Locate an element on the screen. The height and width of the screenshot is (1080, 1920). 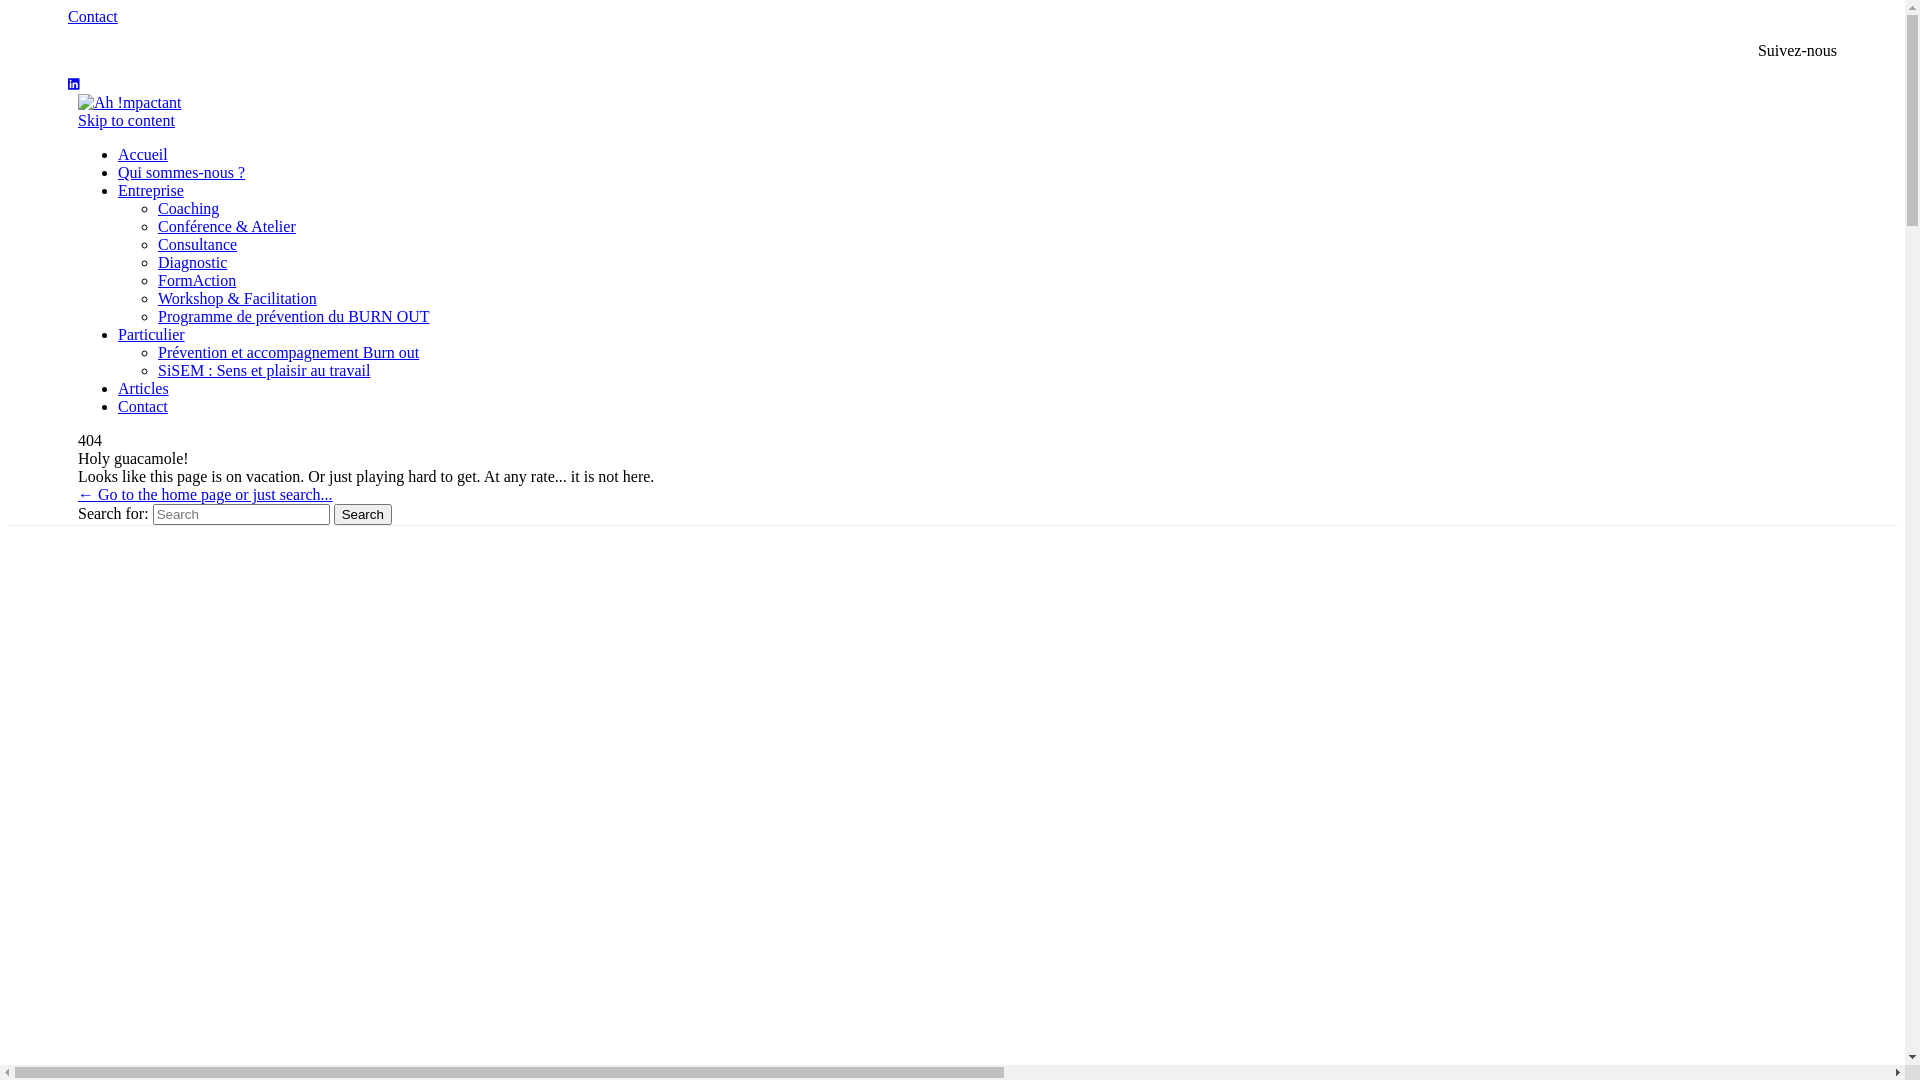
'Contact' is located at coordinates (142, 405).